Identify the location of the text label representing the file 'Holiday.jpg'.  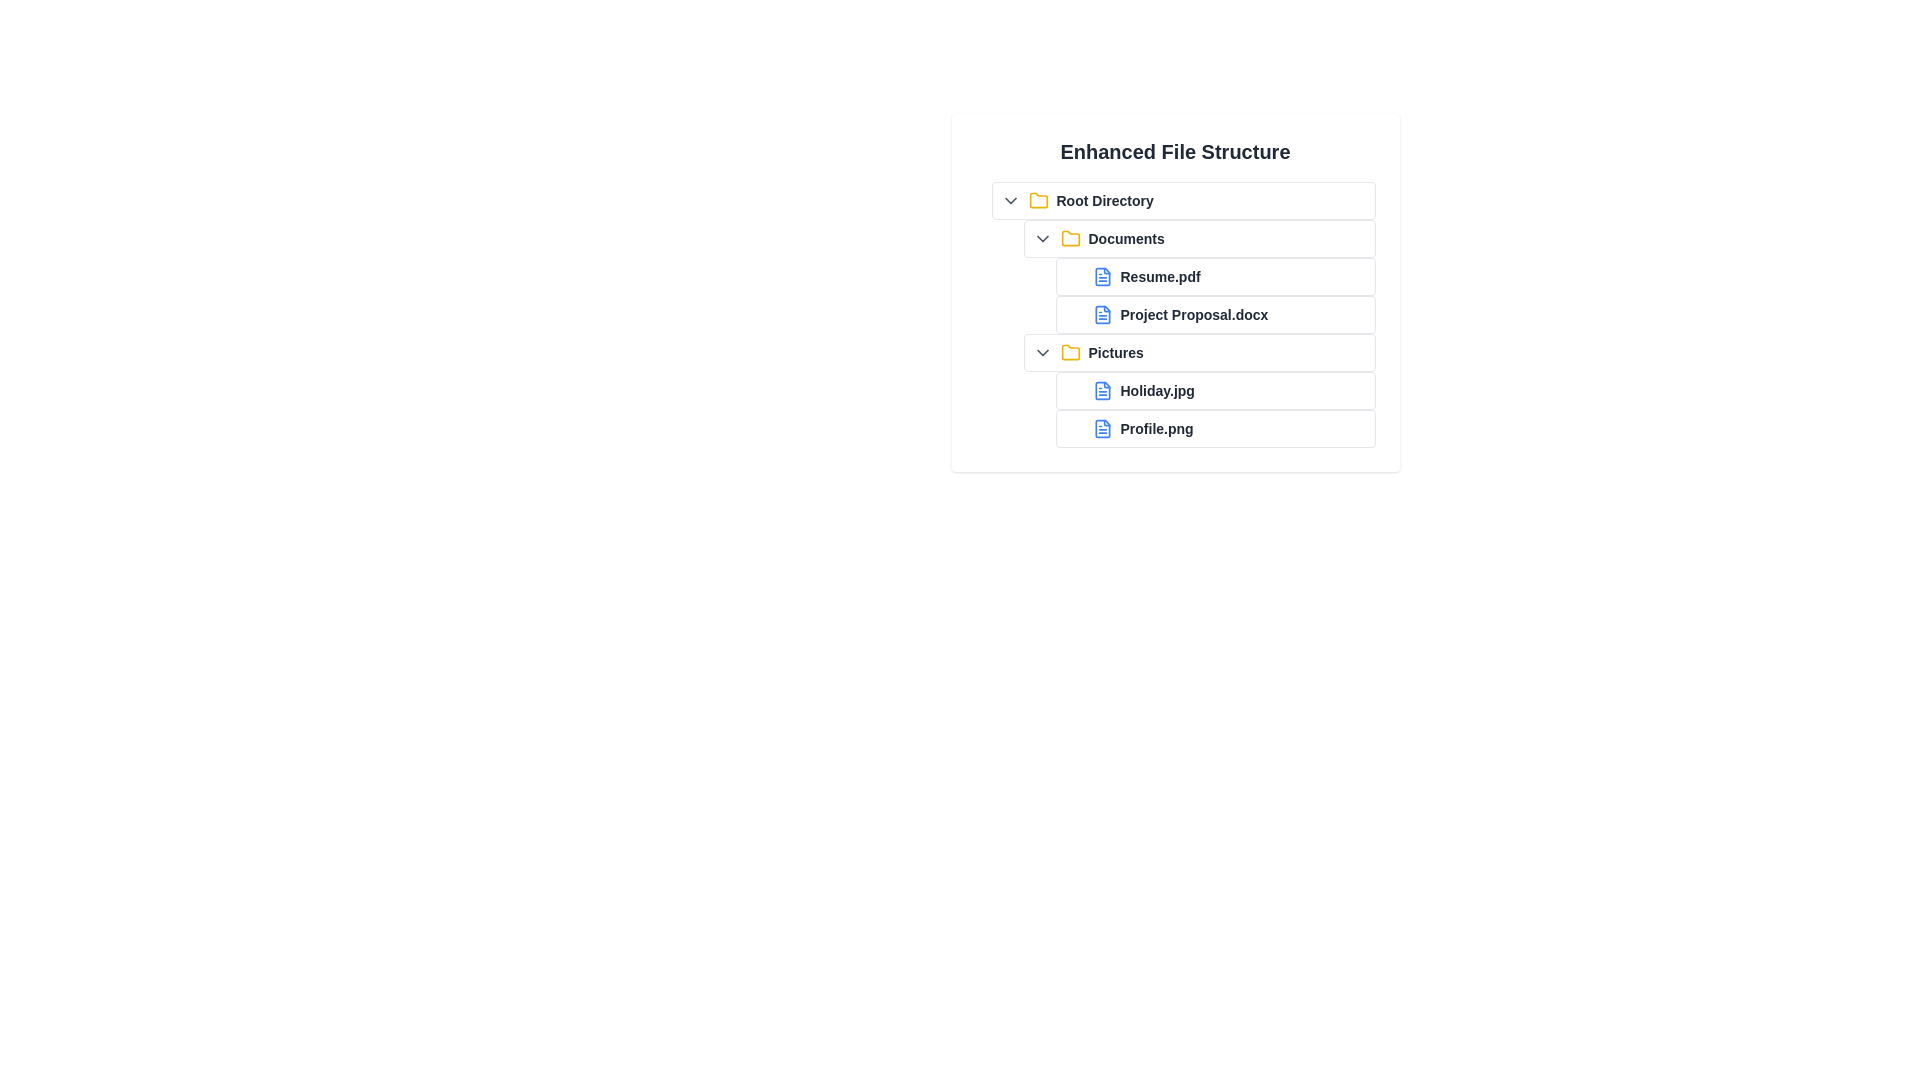
(1156, 390).